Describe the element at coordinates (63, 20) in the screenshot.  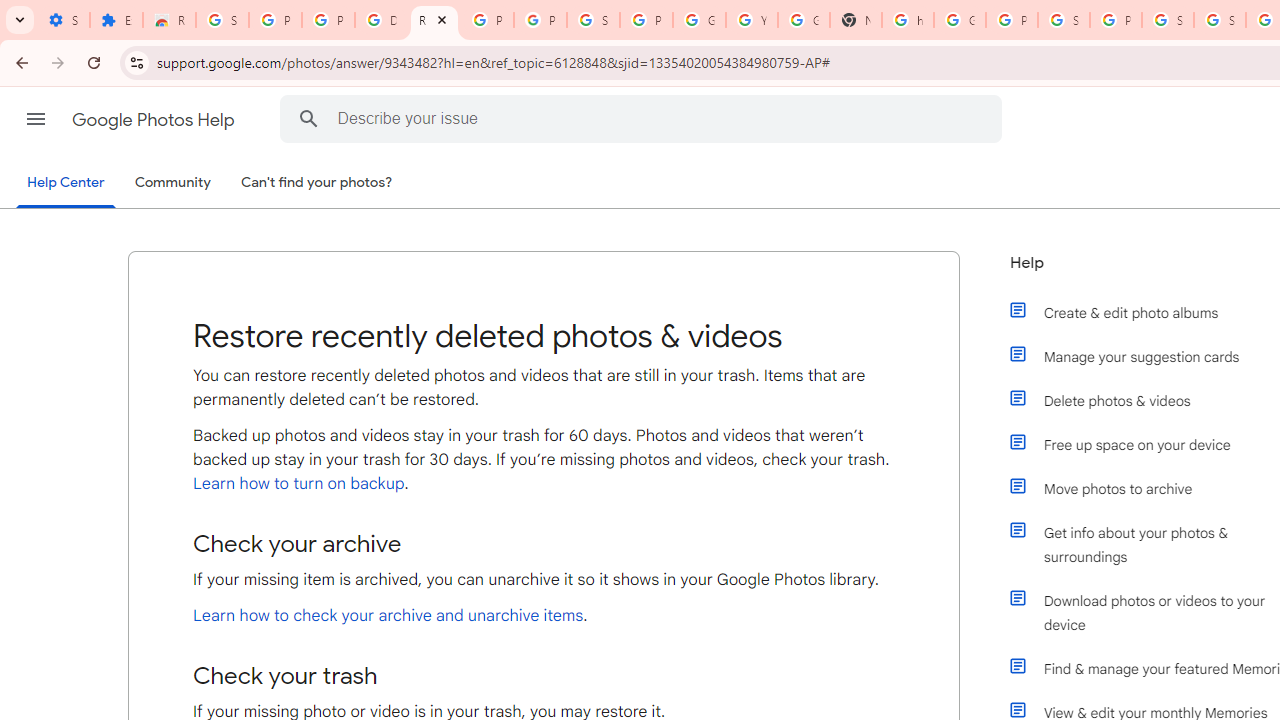
I see `'Settings - On startup'` at that location.